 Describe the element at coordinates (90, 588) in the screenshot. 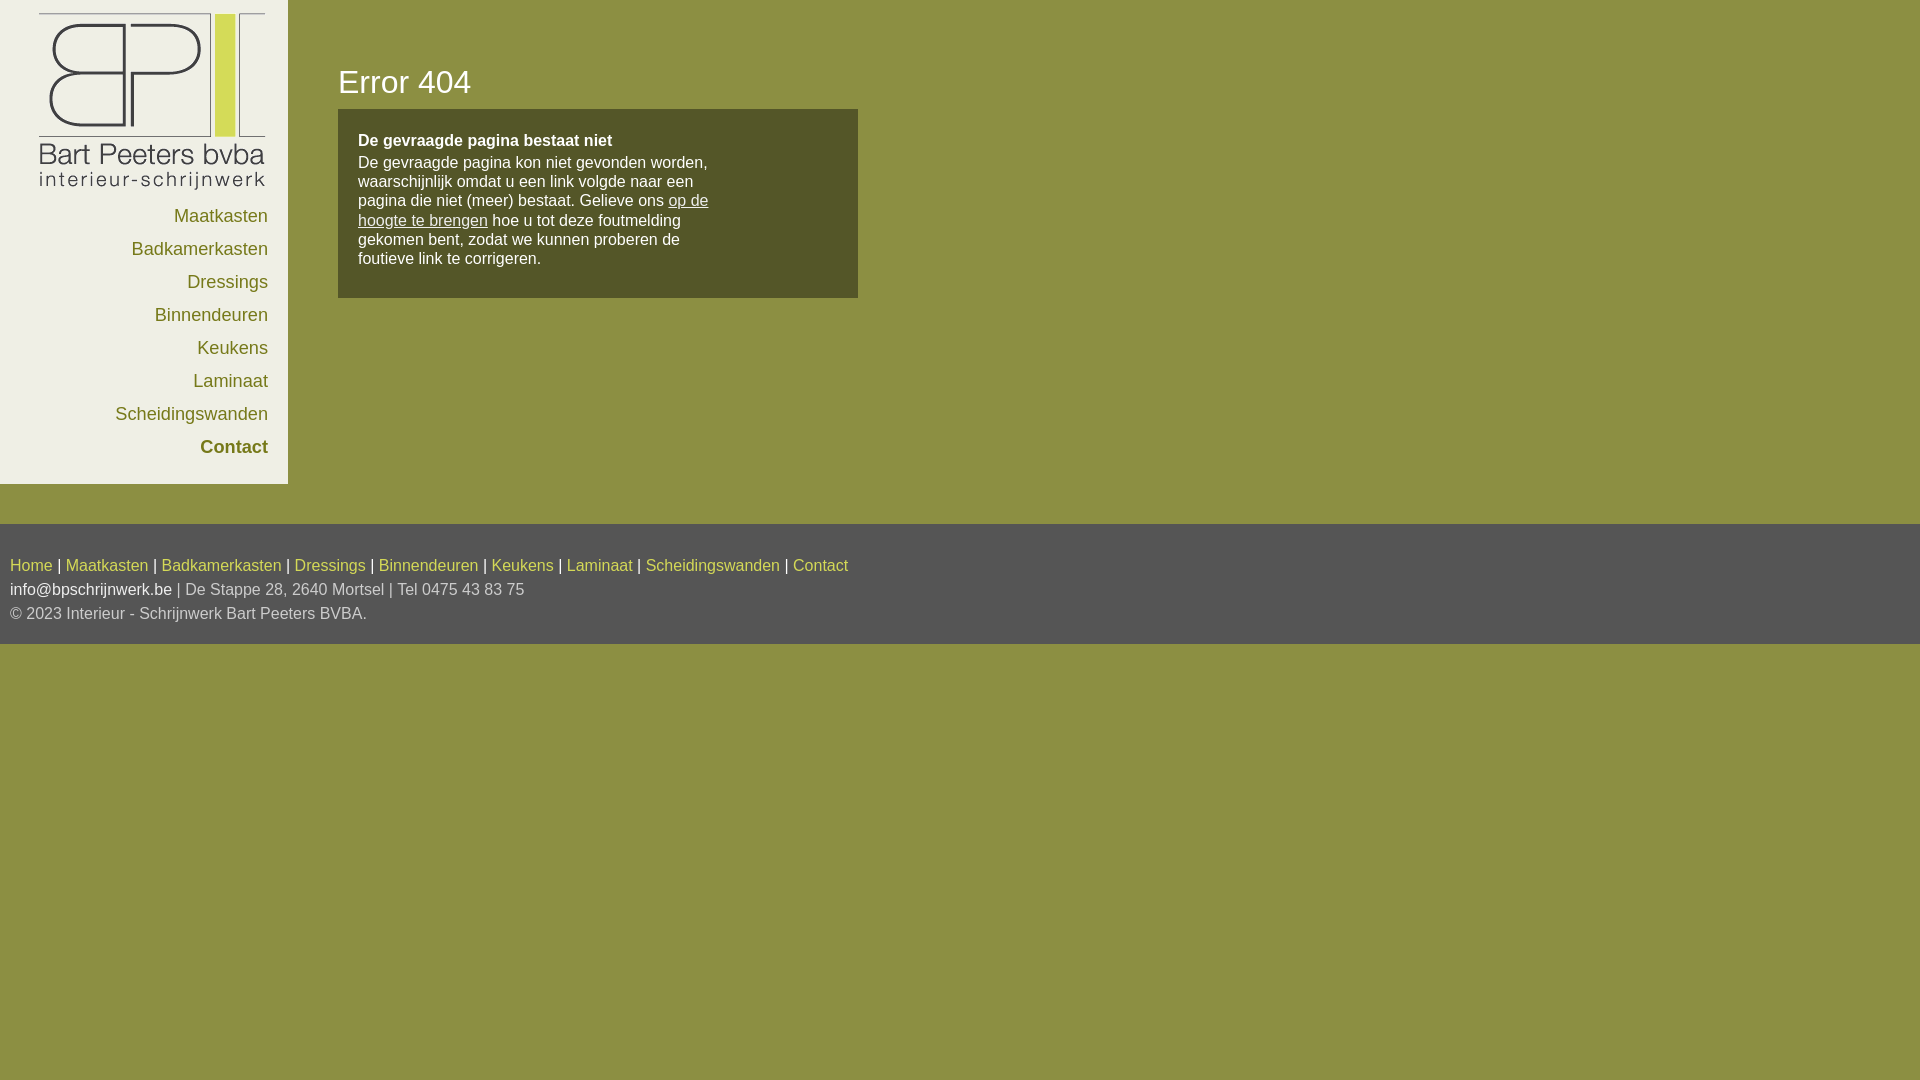

I see `'info@bpschrijnwerk.be'` at that location.